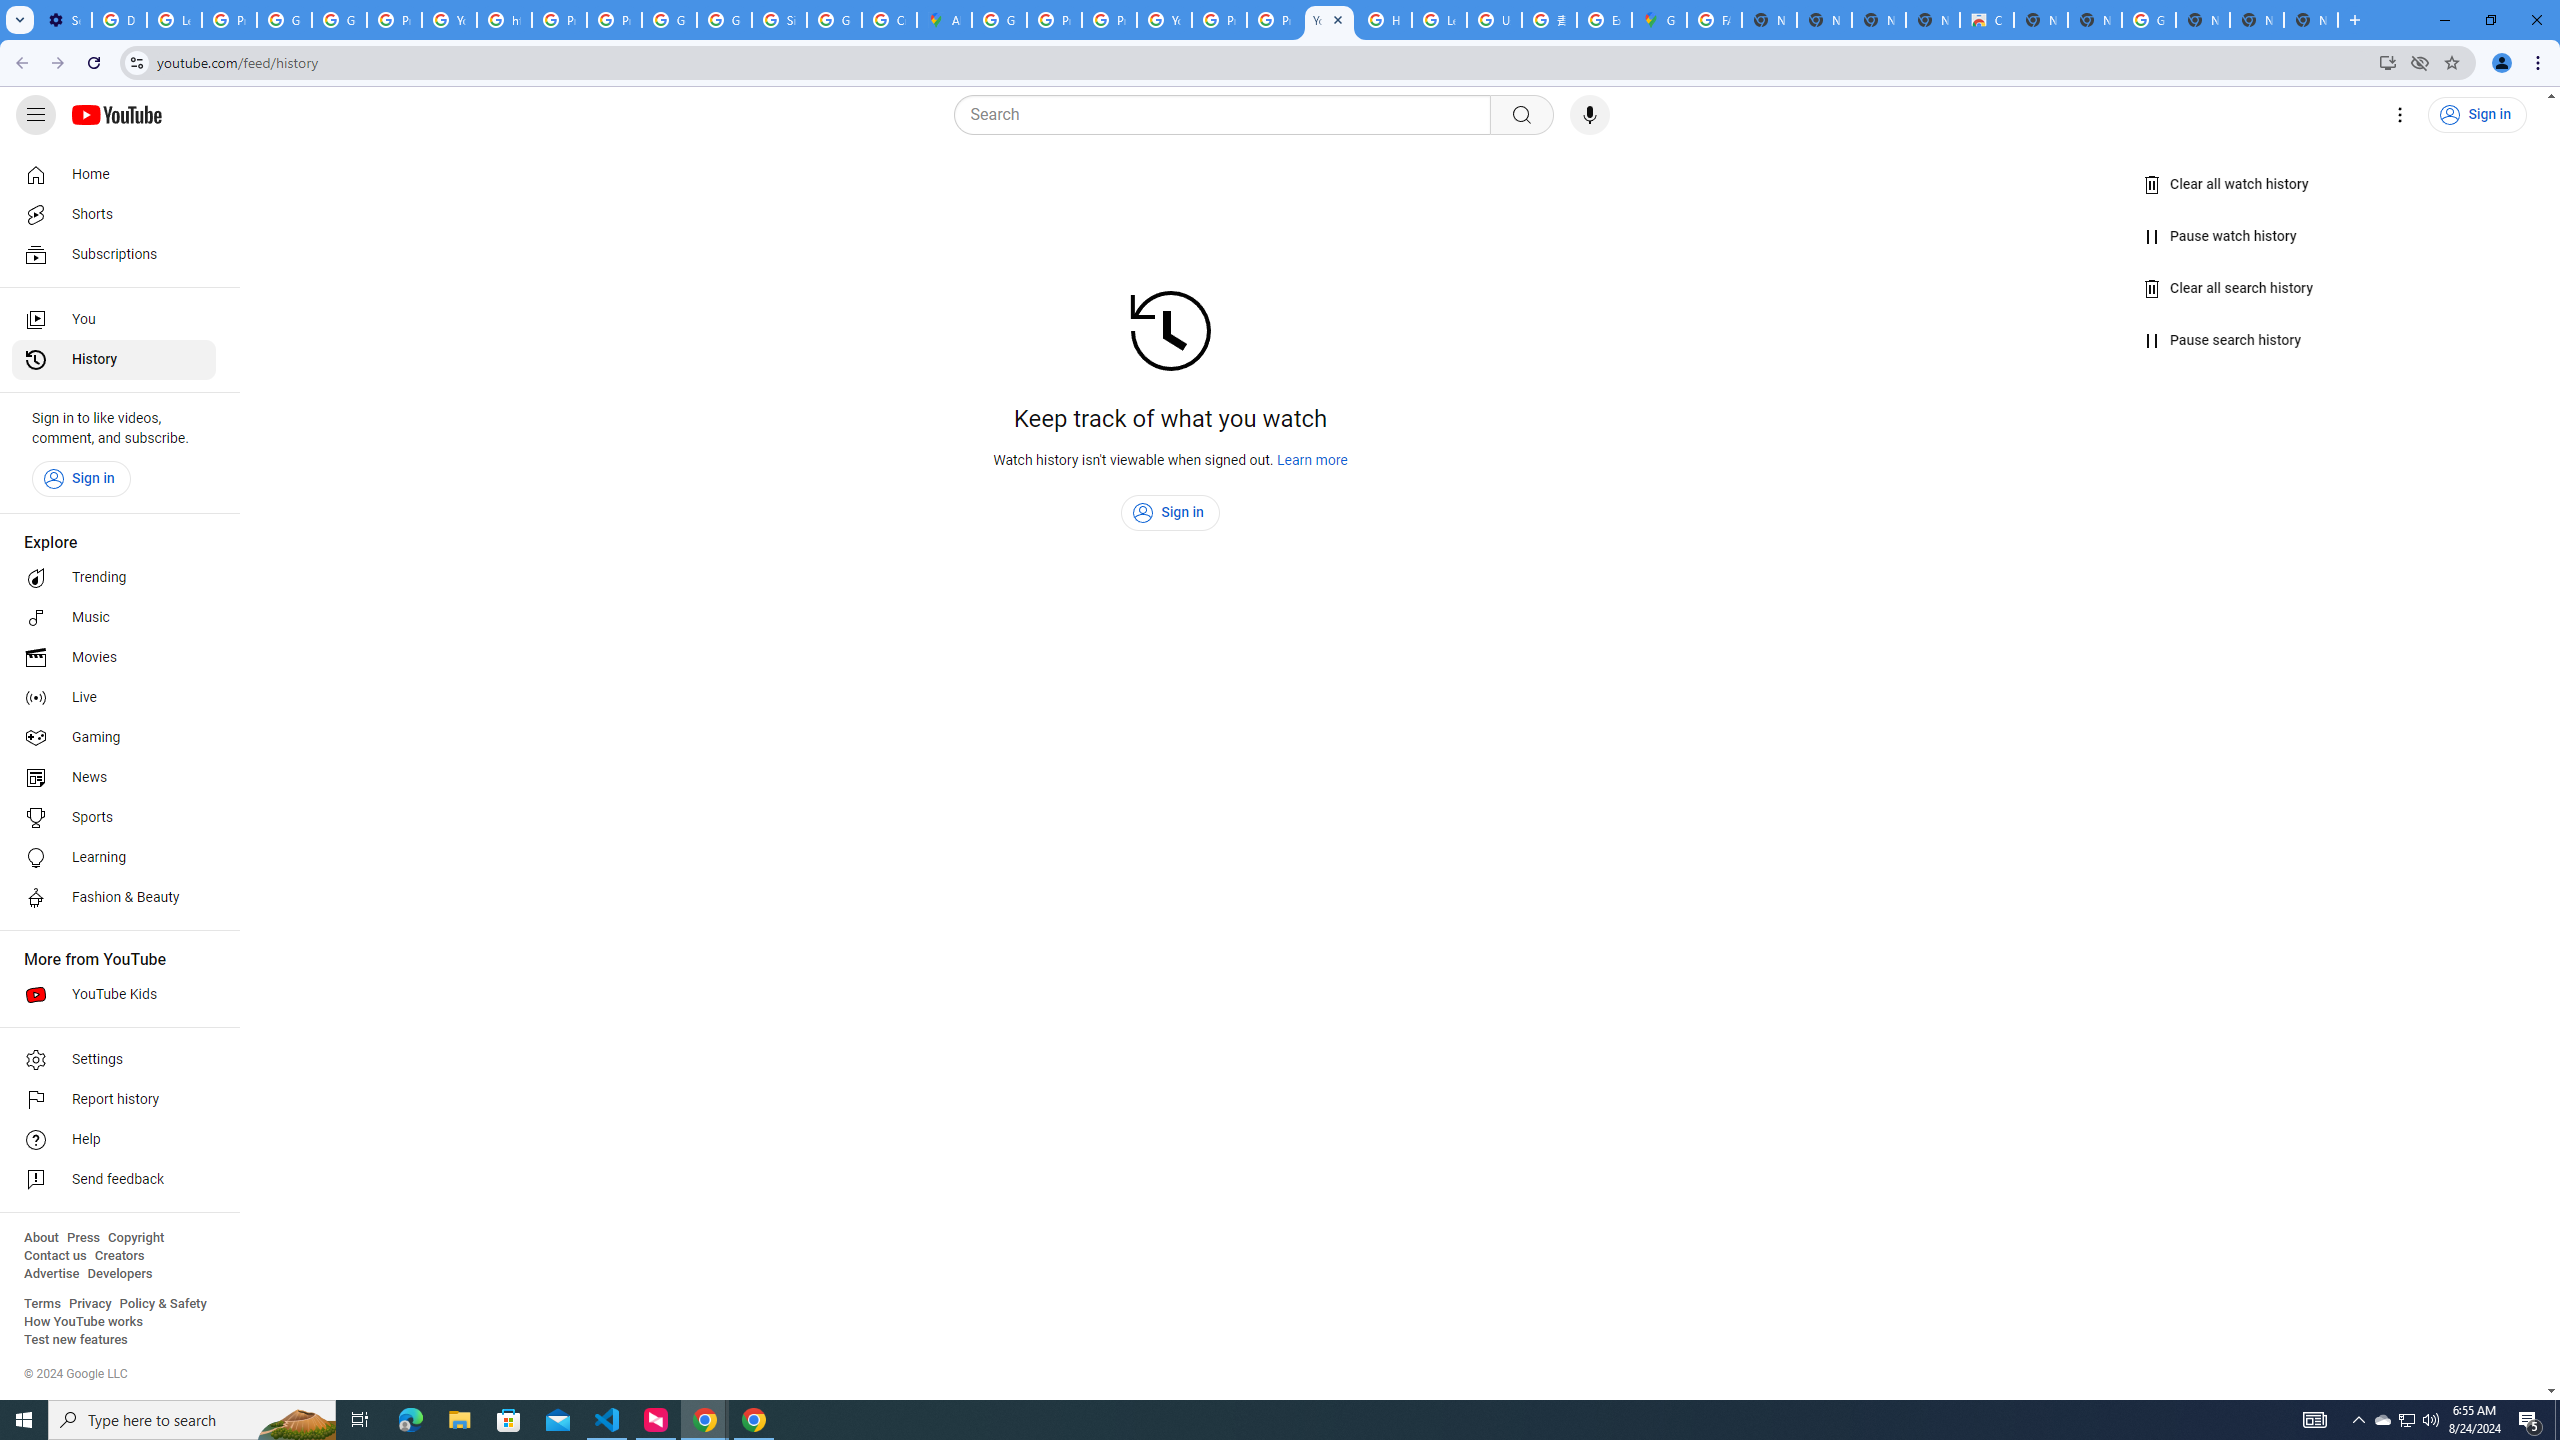 Image resolution: width=2560 pixels, height=1440 pixels. I want to click on 'New Tab', so click(2201, 19).